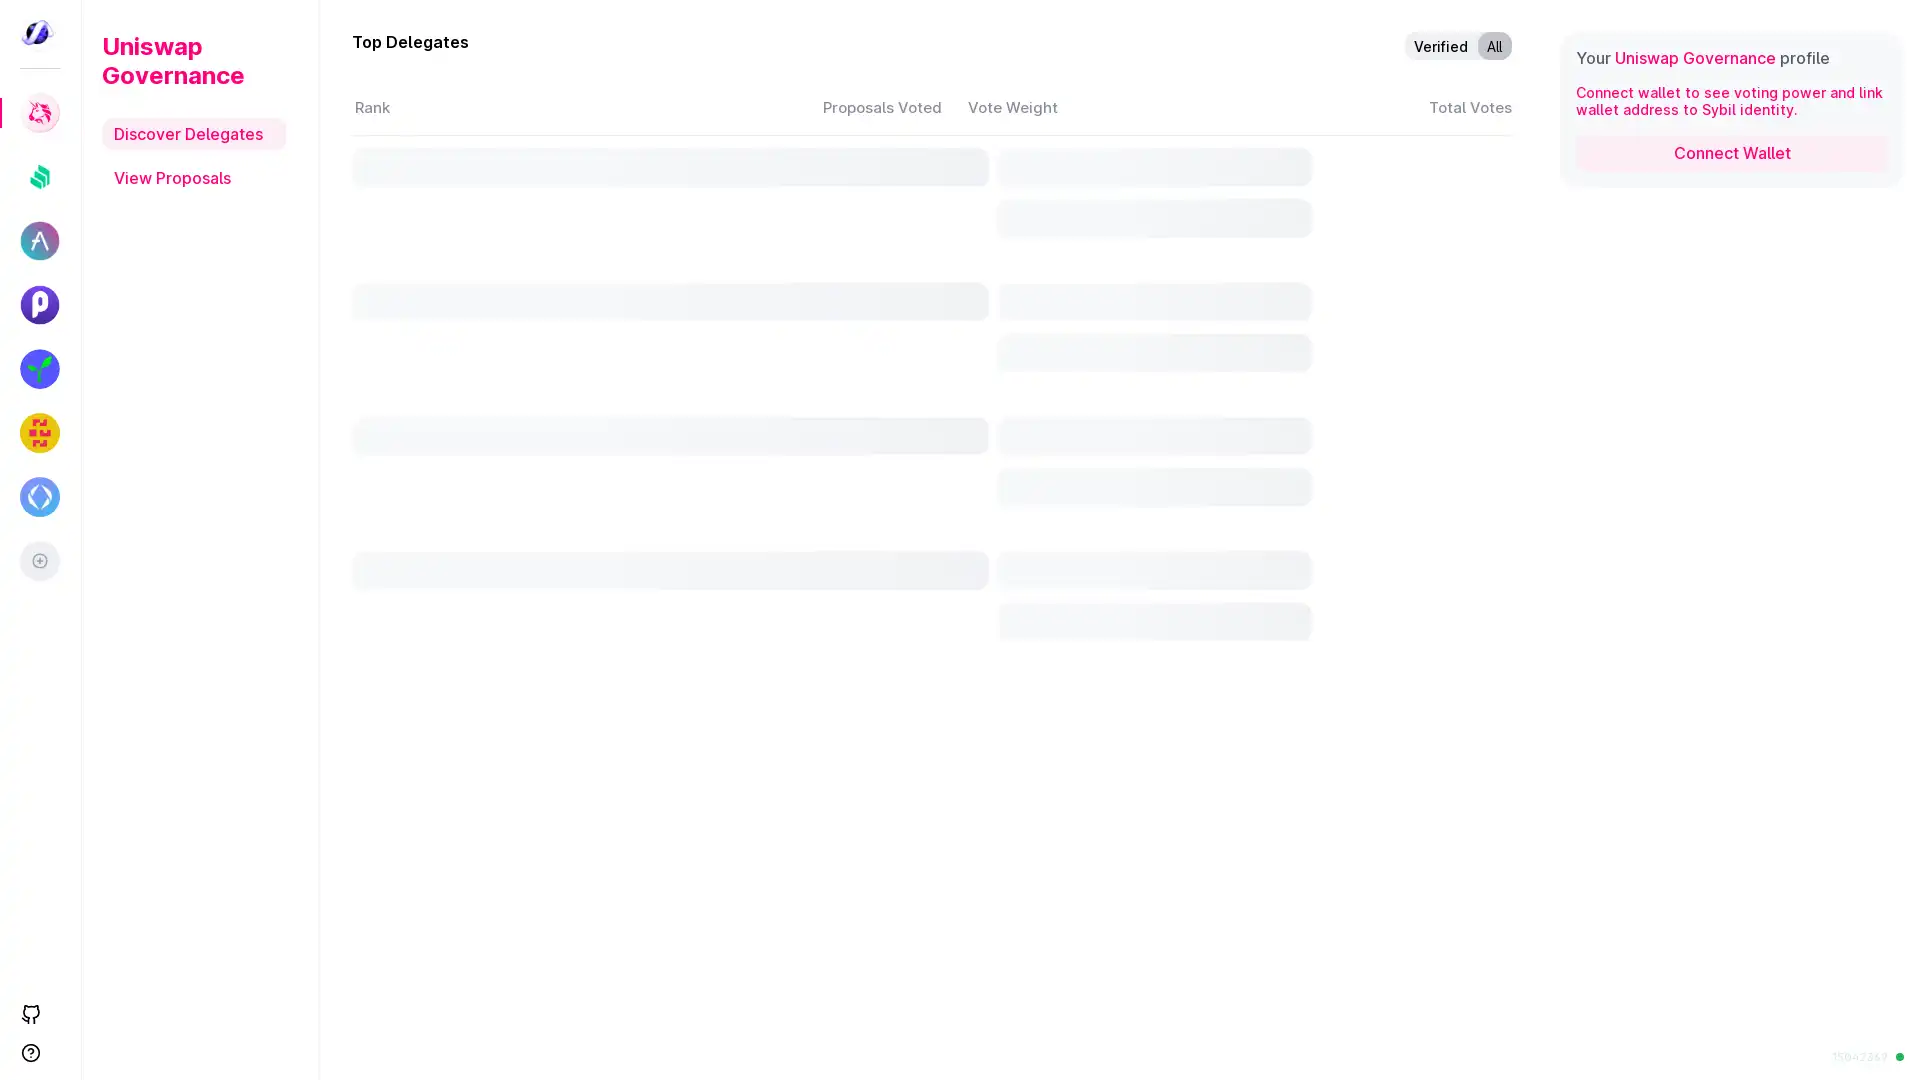 This screenshot has height=1080, width=1920. What do you see at coordinates (1326, 908) in the screenshot?
I see `Delegate` at bounding box center [1326, 908].